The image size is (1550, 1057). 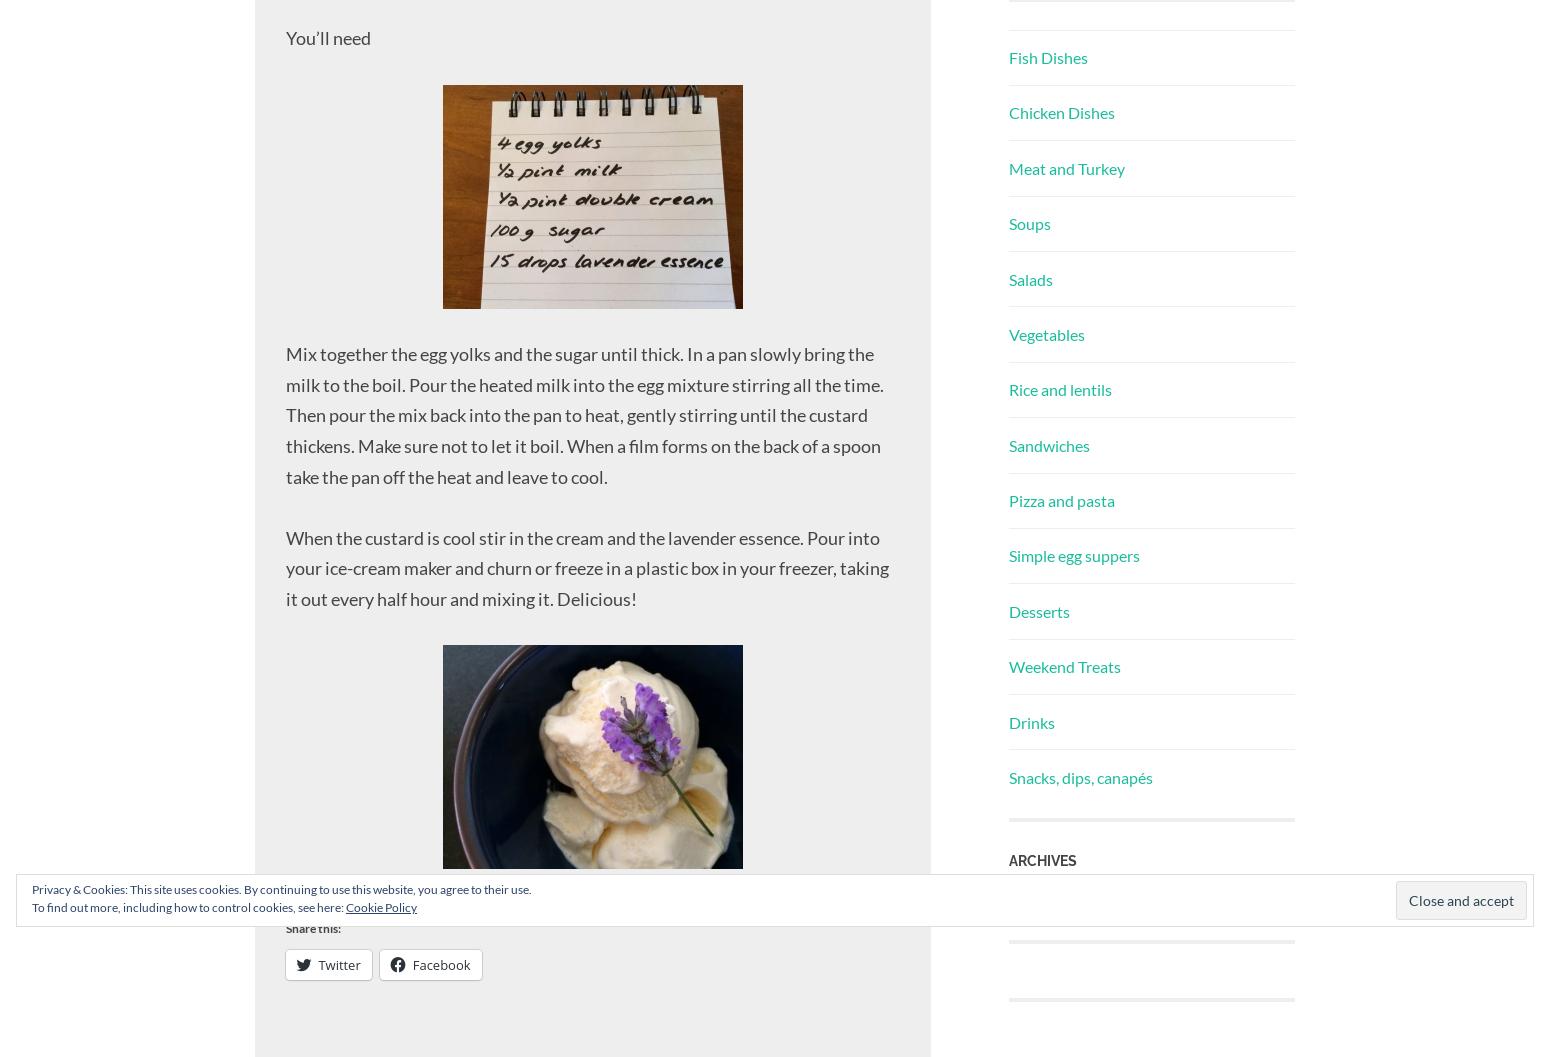 I want to click on 'Soups', so click(x=1029, y=223).